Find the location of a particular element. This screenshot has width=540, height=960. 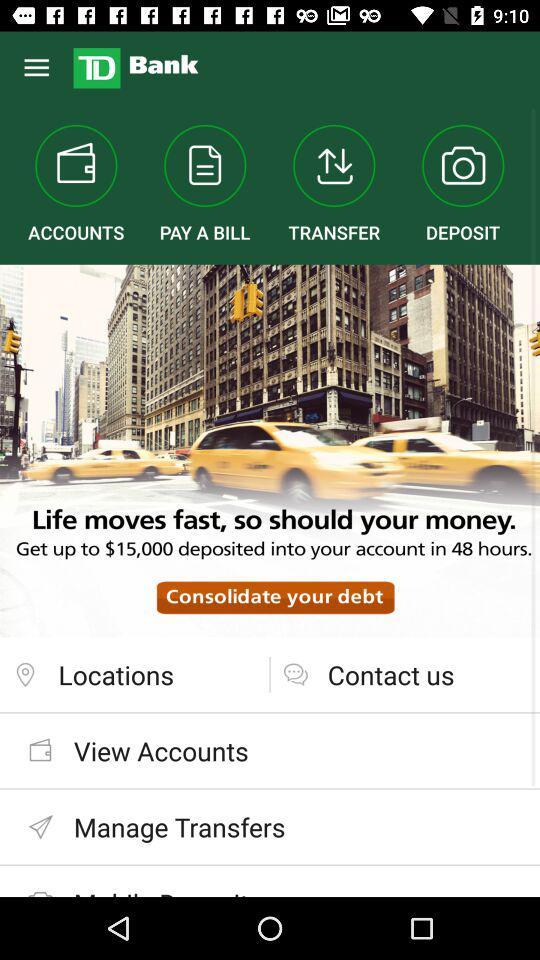

the icon below the accounts is located at coordinates (270, 451).